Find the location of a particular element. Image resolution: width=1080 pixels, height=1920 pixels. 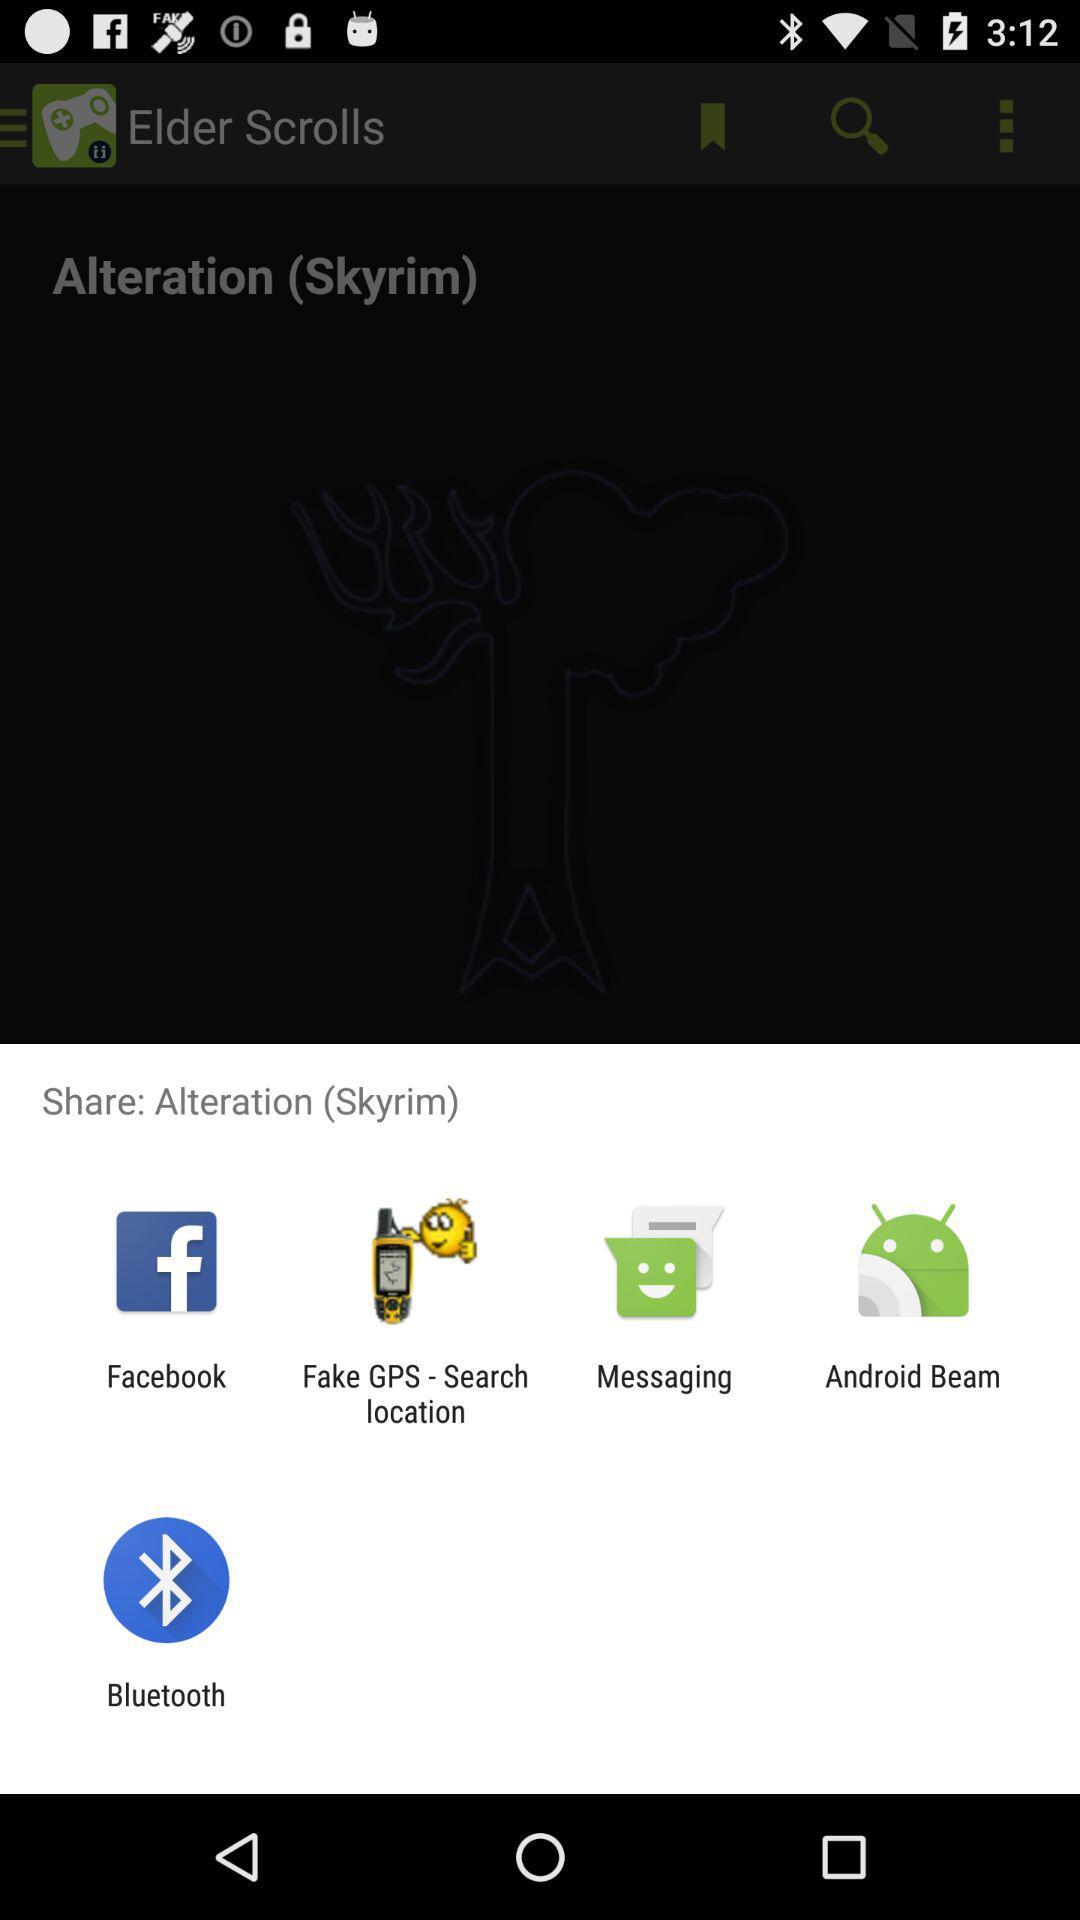

item to the right of fake gps search item is located at coordinates (664, 1392).